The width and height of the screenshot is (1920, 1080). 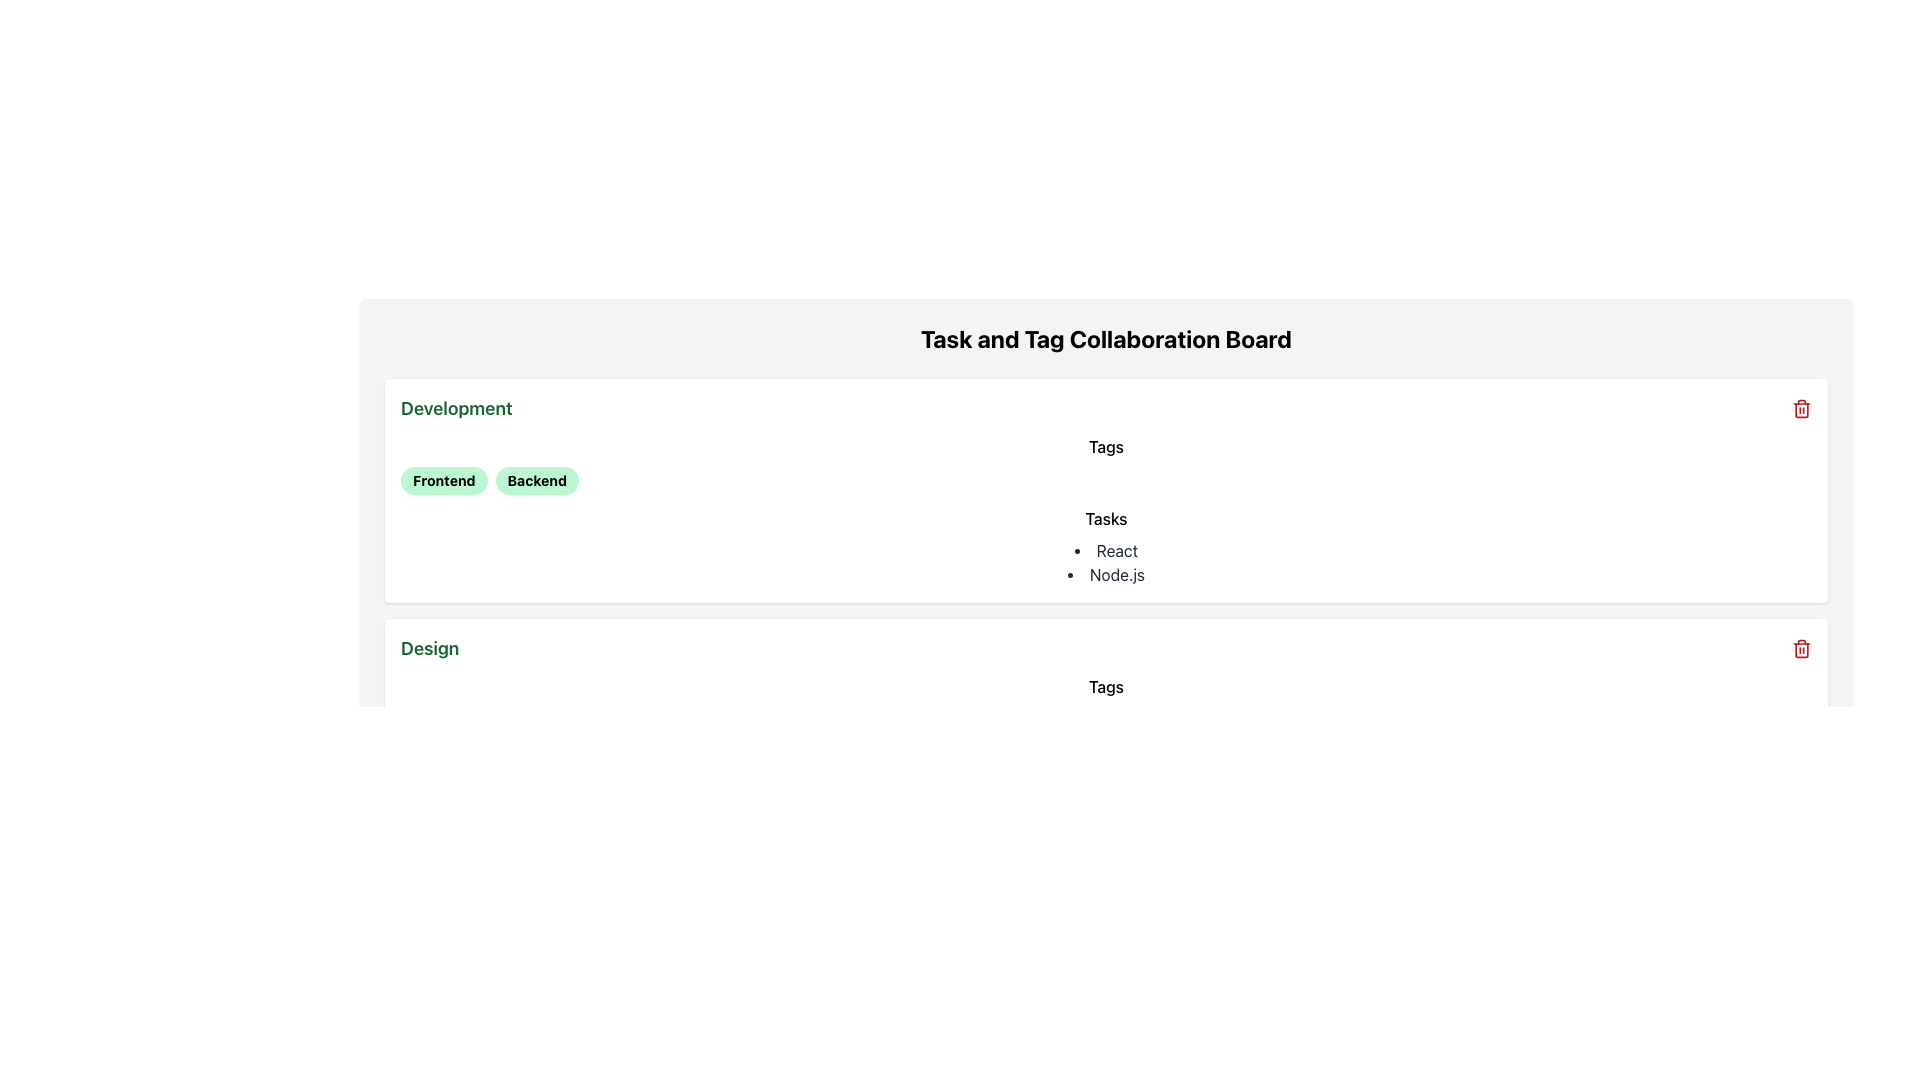 I want to click on the first tag in the 'Development' section, which serves as a category or tag label for filtering content, so click(x=443, y=481).